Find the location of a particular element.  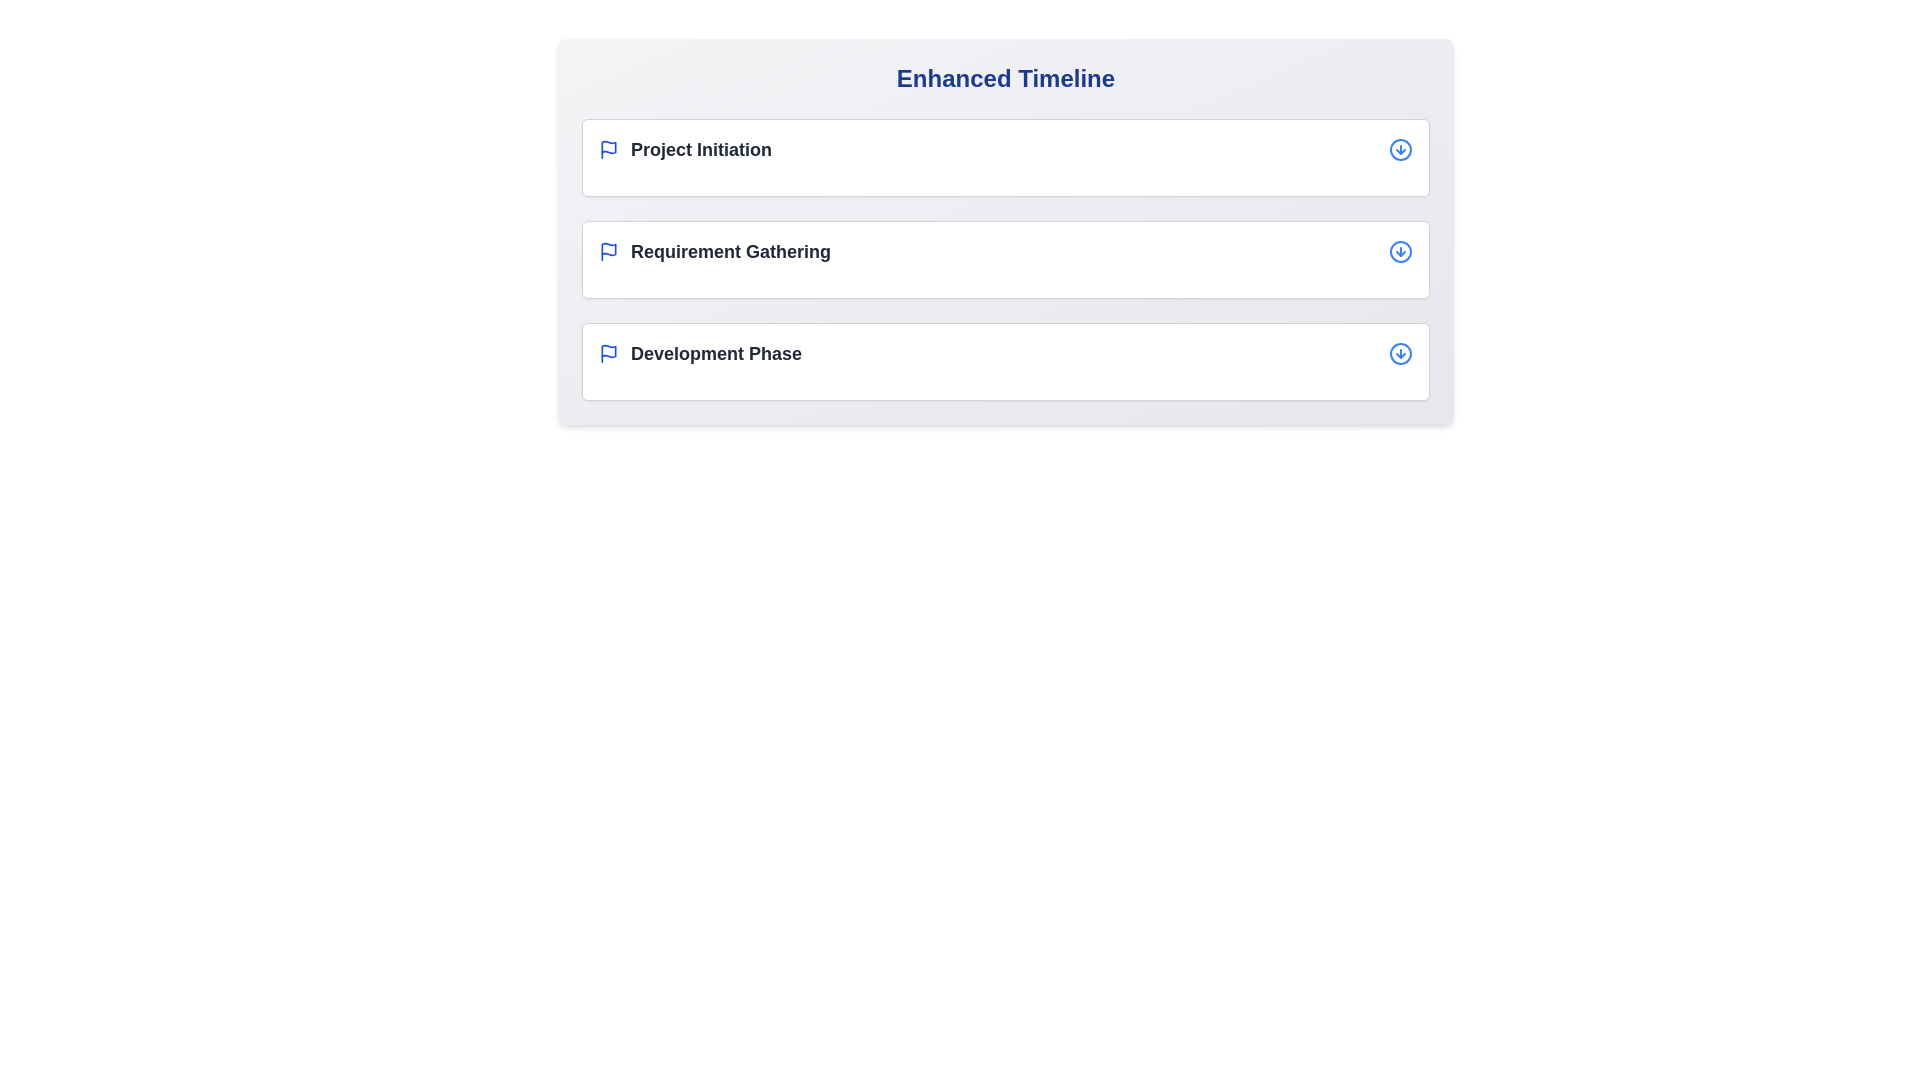

the blue flag icon located to the left of the 'Project Initiation' text in the first row under the 'Enhanced Timeline' header is located at coordinates (608, 149).